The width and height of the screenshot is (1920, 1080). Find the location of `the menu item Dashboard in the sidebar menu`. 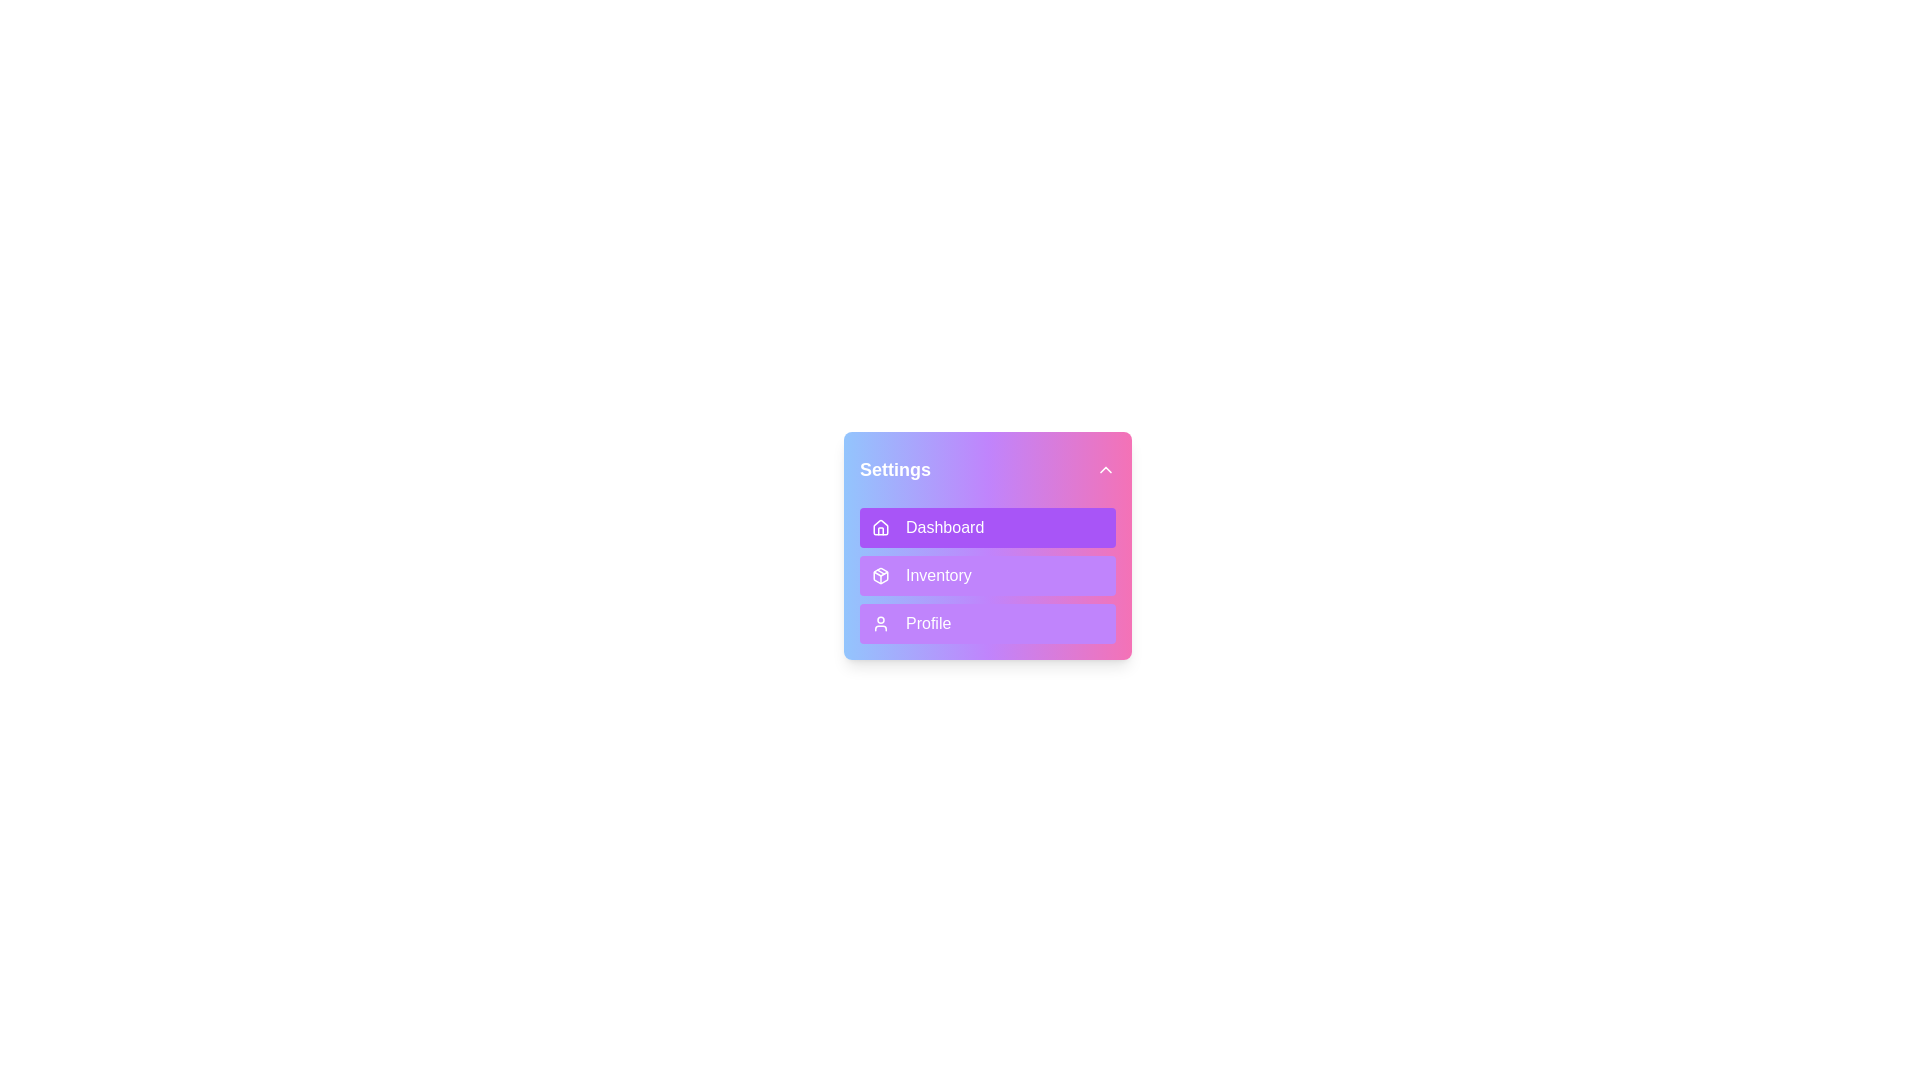

the menu item Dashboard in the sidebar menu is located at coordinates (988, 527).